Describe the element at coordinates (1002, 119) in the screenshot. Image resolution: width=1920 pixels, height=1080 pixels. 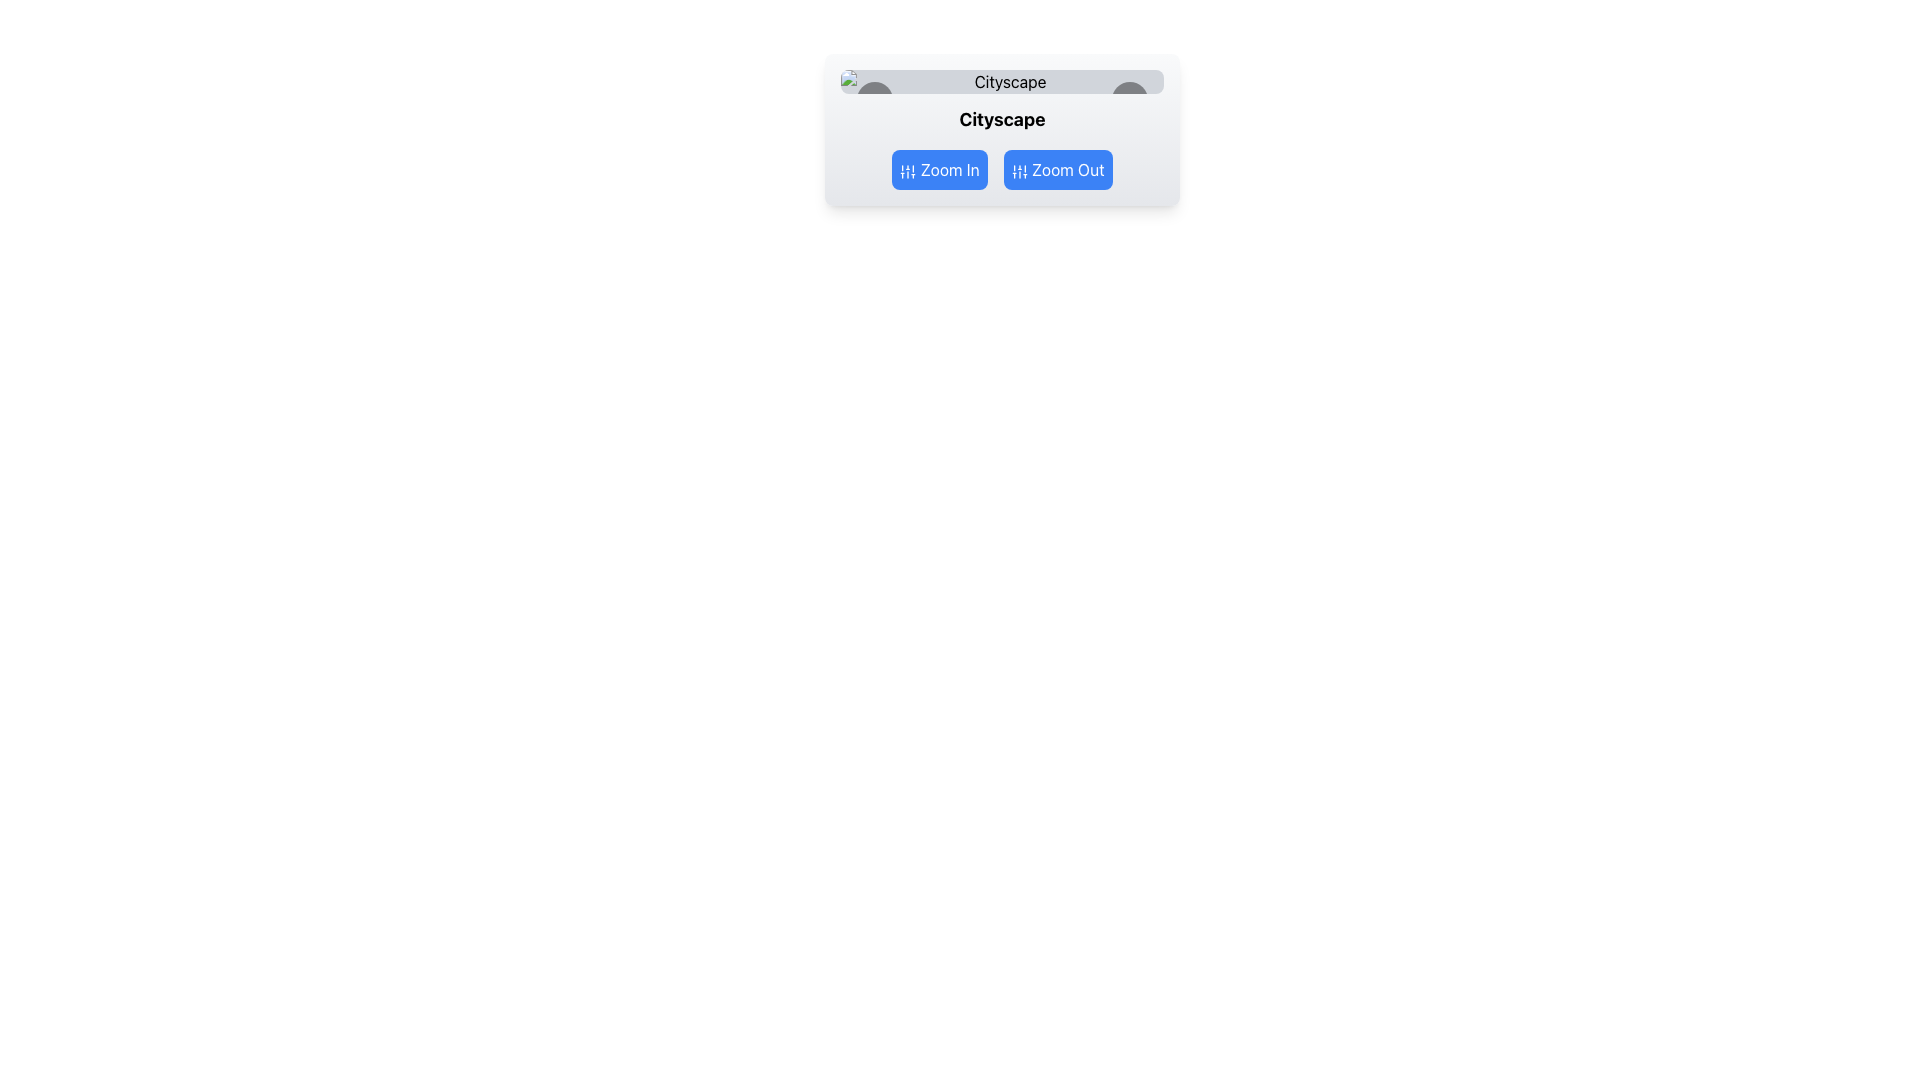
I see `the text label displaying 'Cityscape', which is bold and center-aligned, located centrally between the 'Zoom In' and 'Zoom Out' buttons` at that location.